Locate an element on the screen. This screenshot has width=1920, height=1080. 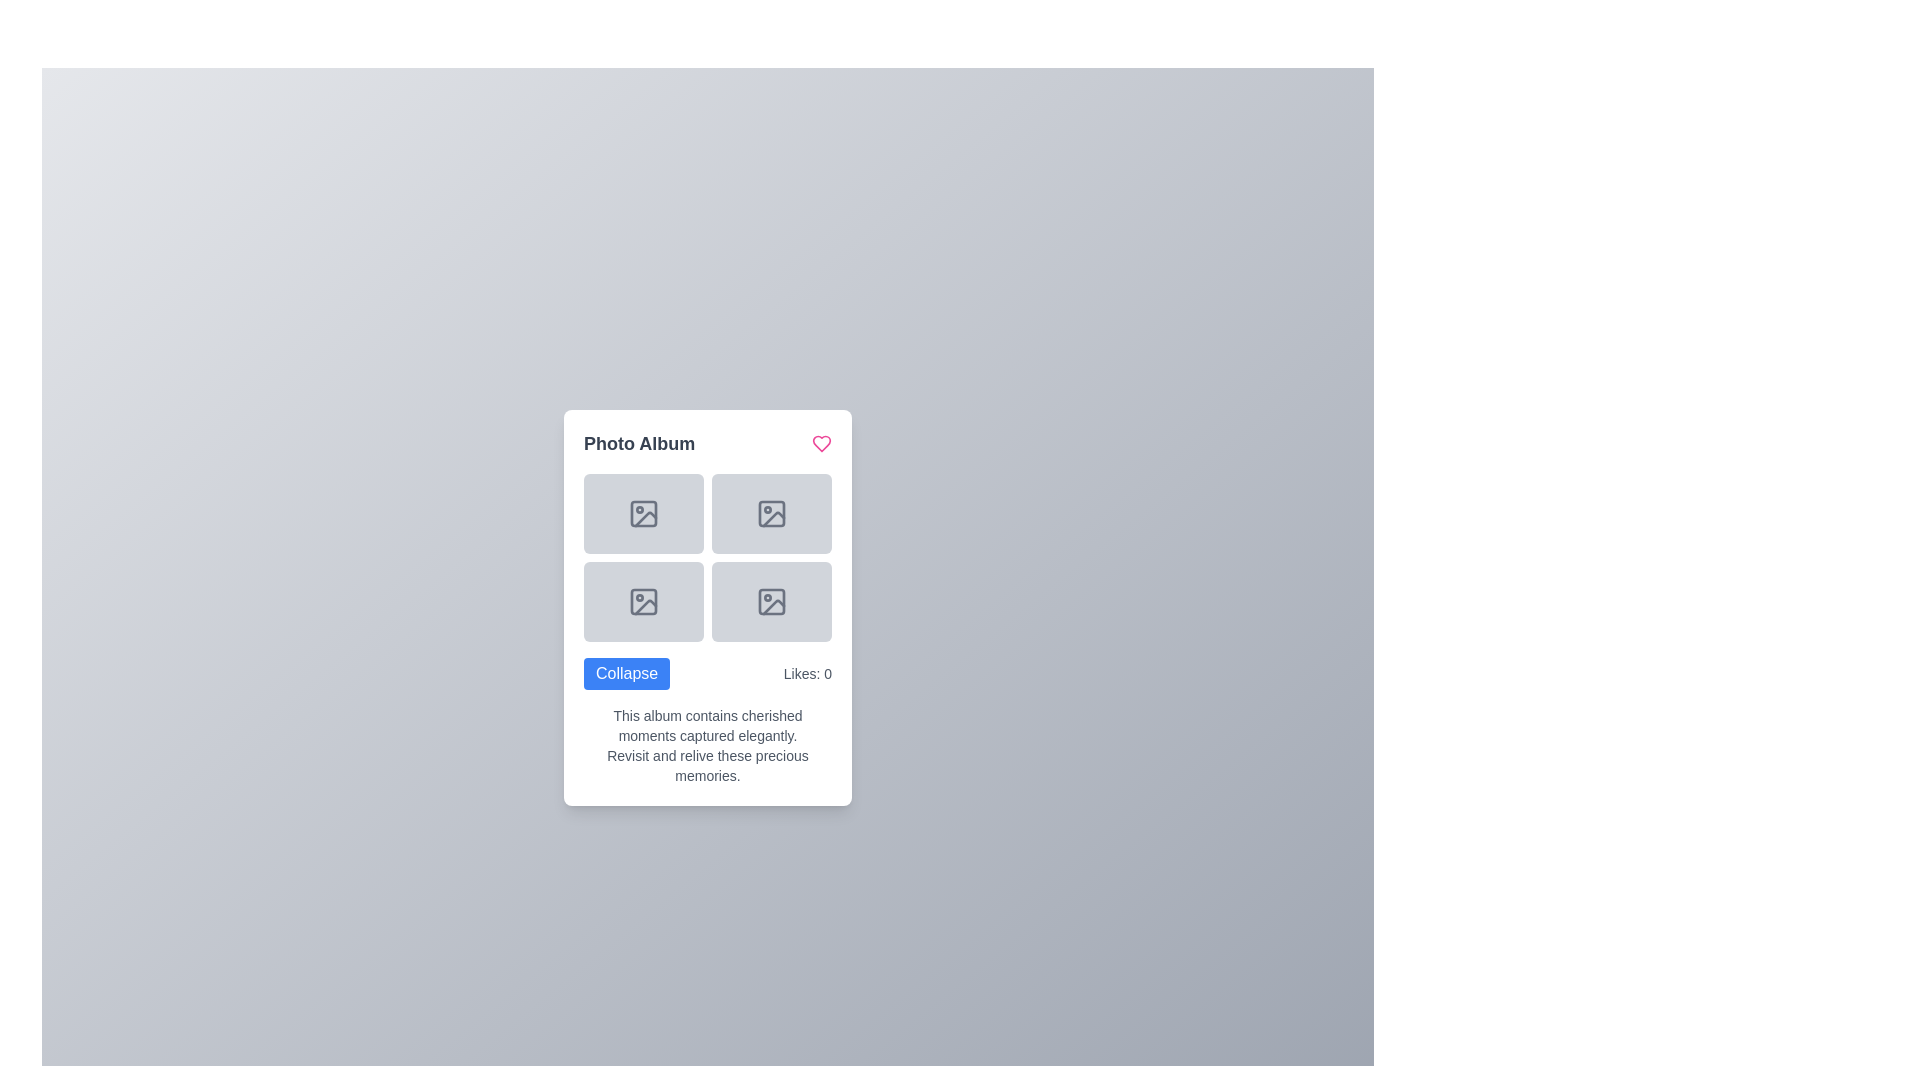
the heart-shaped SVG icon is located at coordinates (821, 442).